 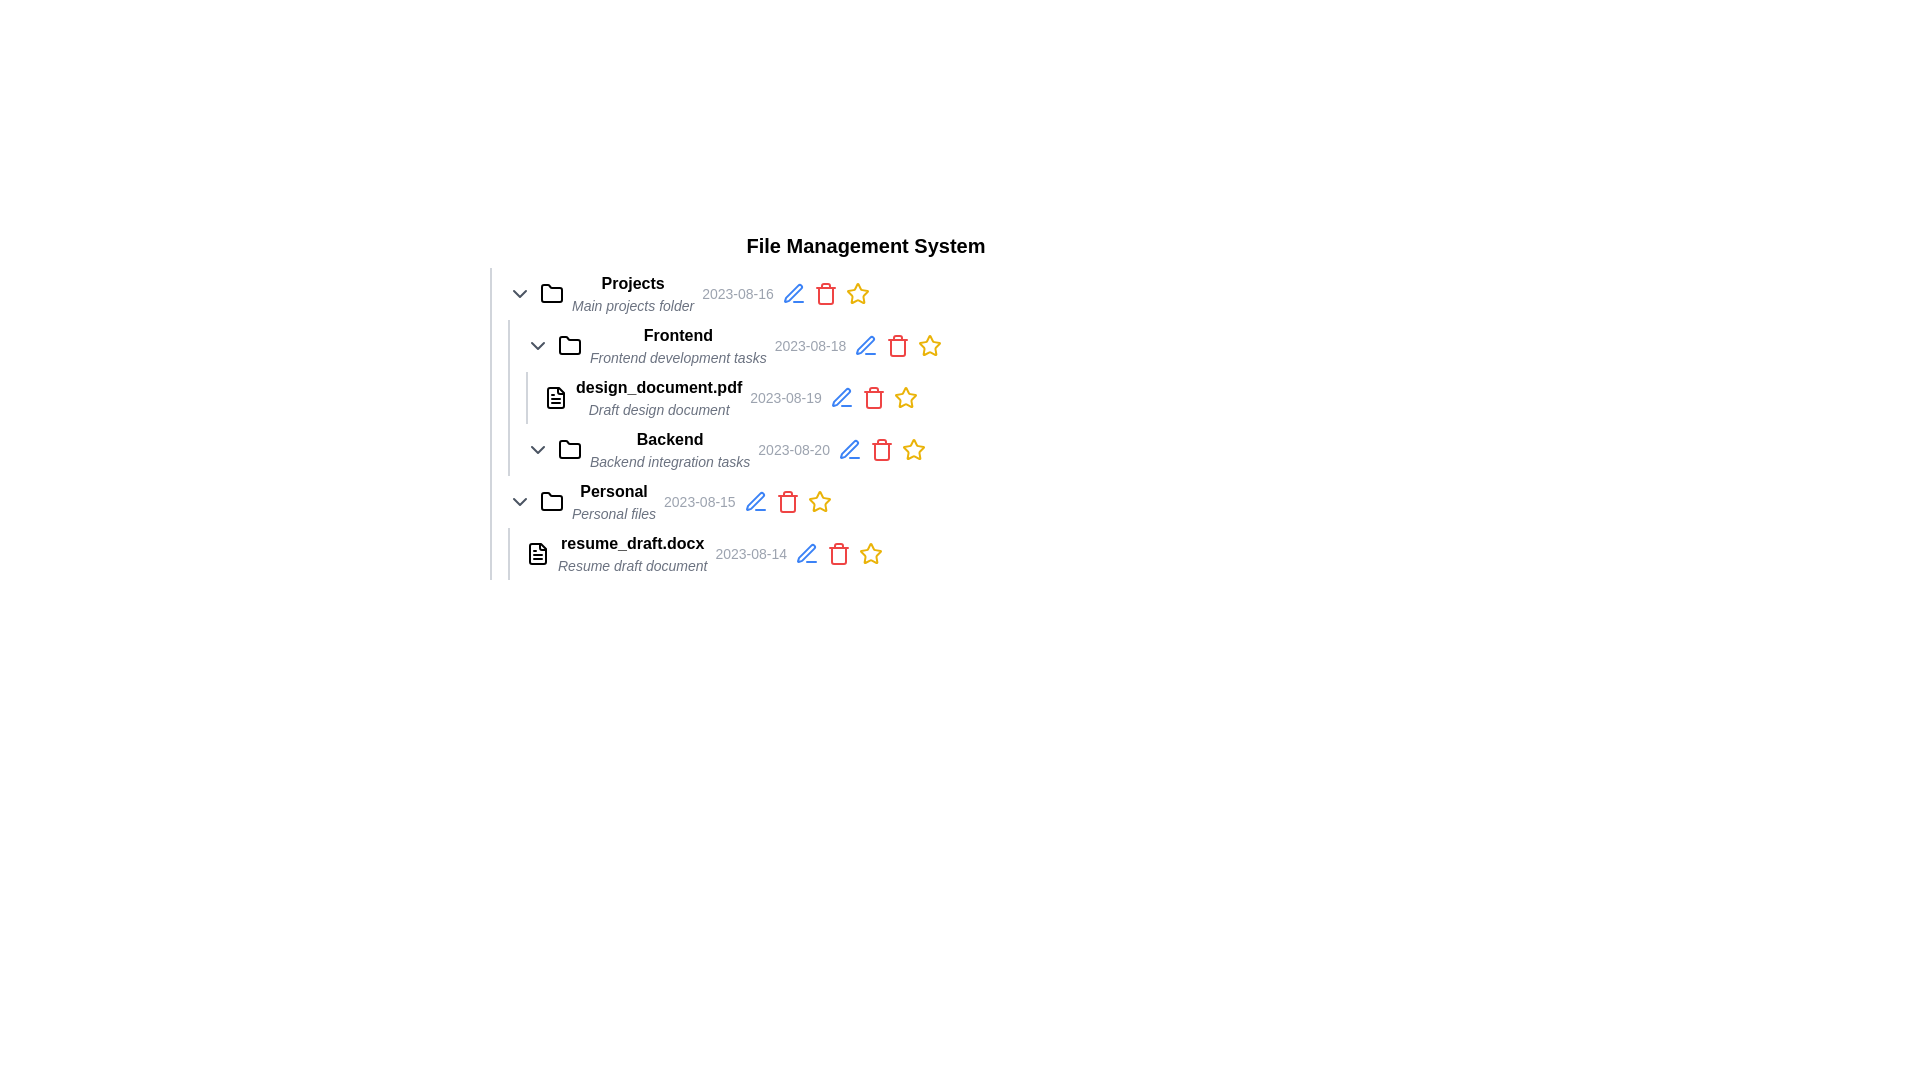 I want to click on the headline text label 'File Management System', which is a bold and prominent title located at the top of the interface, centrally aligned above project-related entries, so click(x=865, y=245).